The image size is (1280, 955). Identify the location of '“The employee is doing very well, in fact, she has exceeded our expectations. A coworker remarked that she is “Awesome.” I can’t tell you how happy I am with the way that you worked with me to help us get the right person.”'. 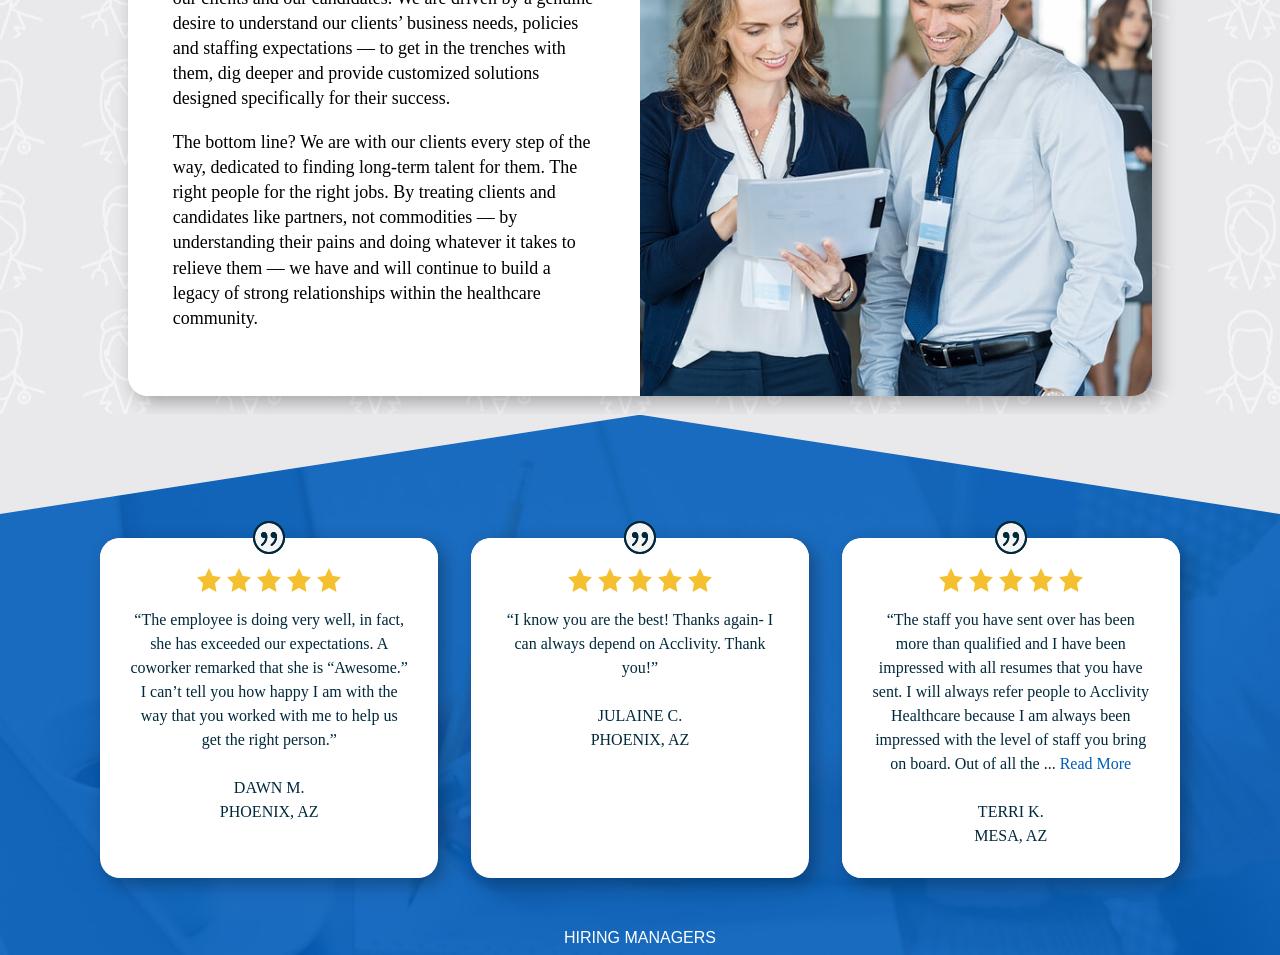
(267, 677).